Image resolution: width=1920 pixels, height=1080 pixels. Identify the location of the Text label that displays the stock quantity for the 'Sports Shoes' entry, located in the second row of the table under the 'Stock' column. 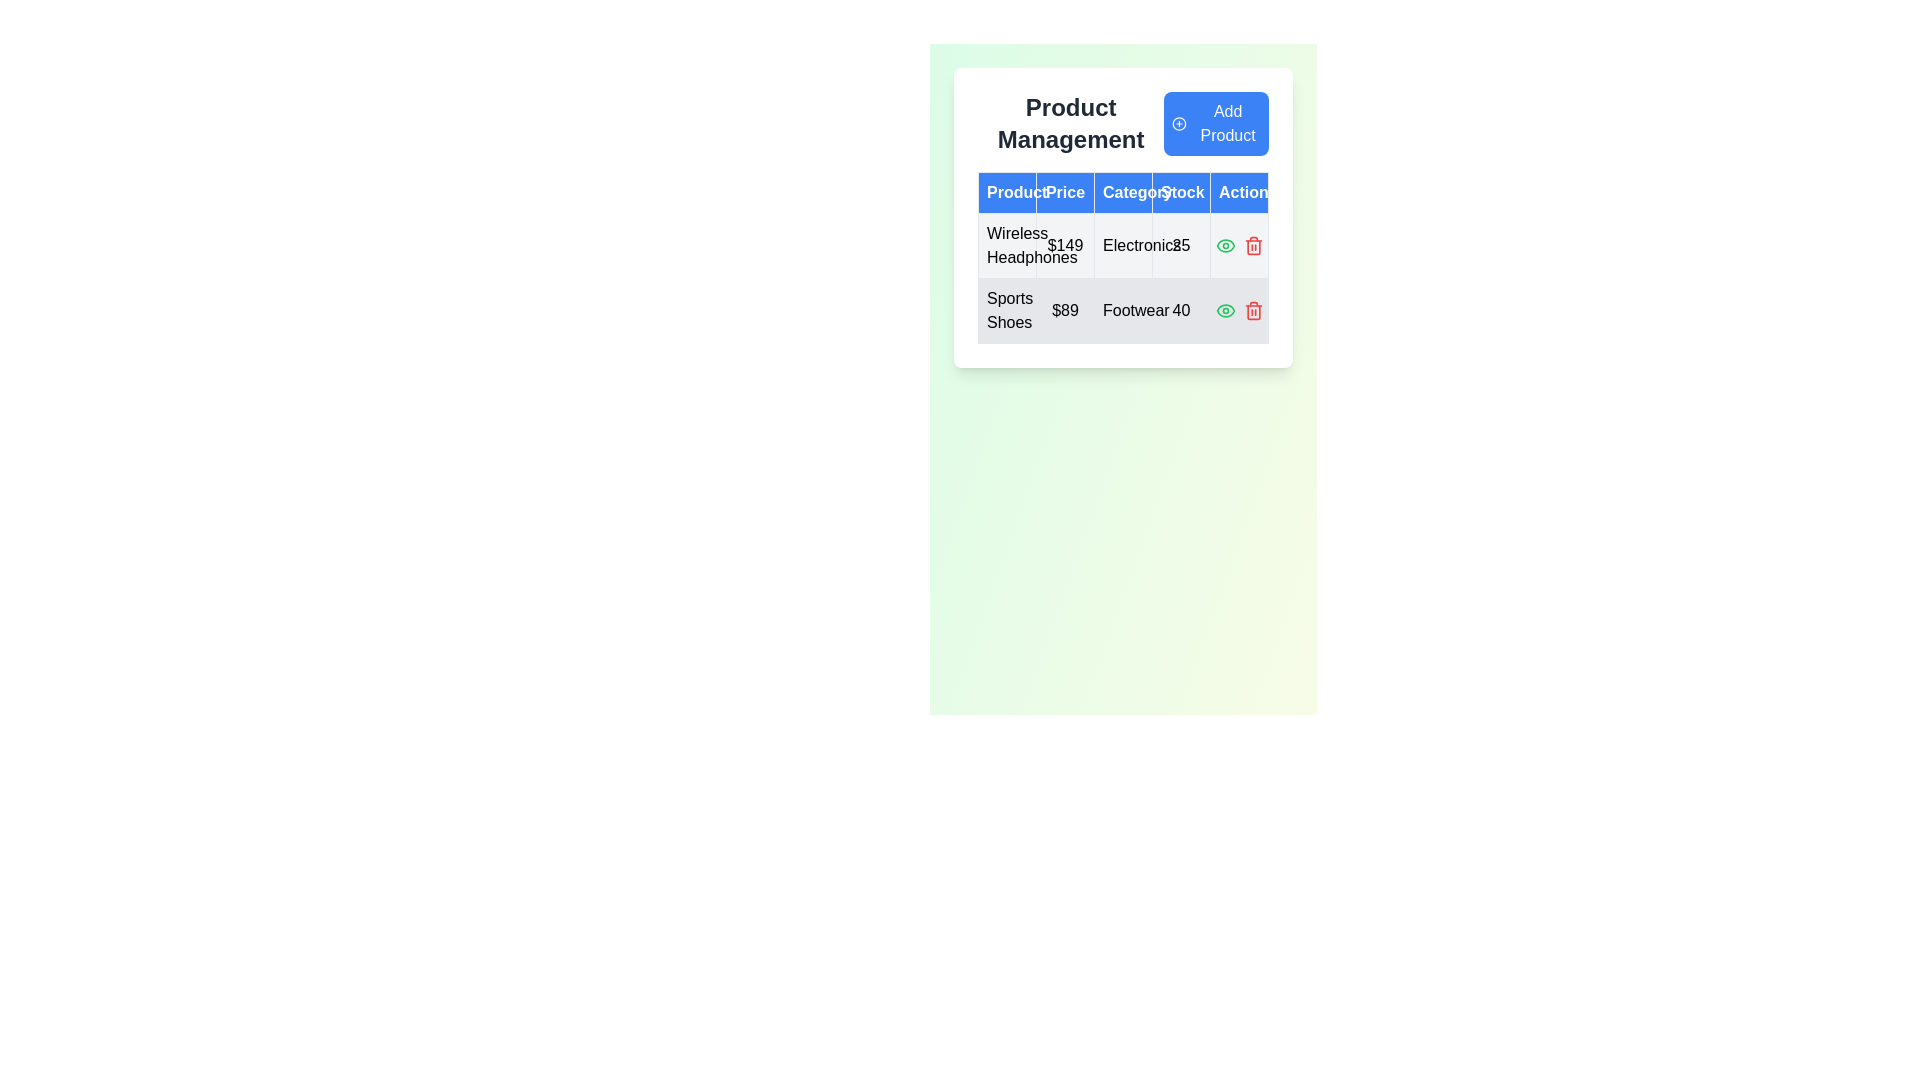
(1181, 311).